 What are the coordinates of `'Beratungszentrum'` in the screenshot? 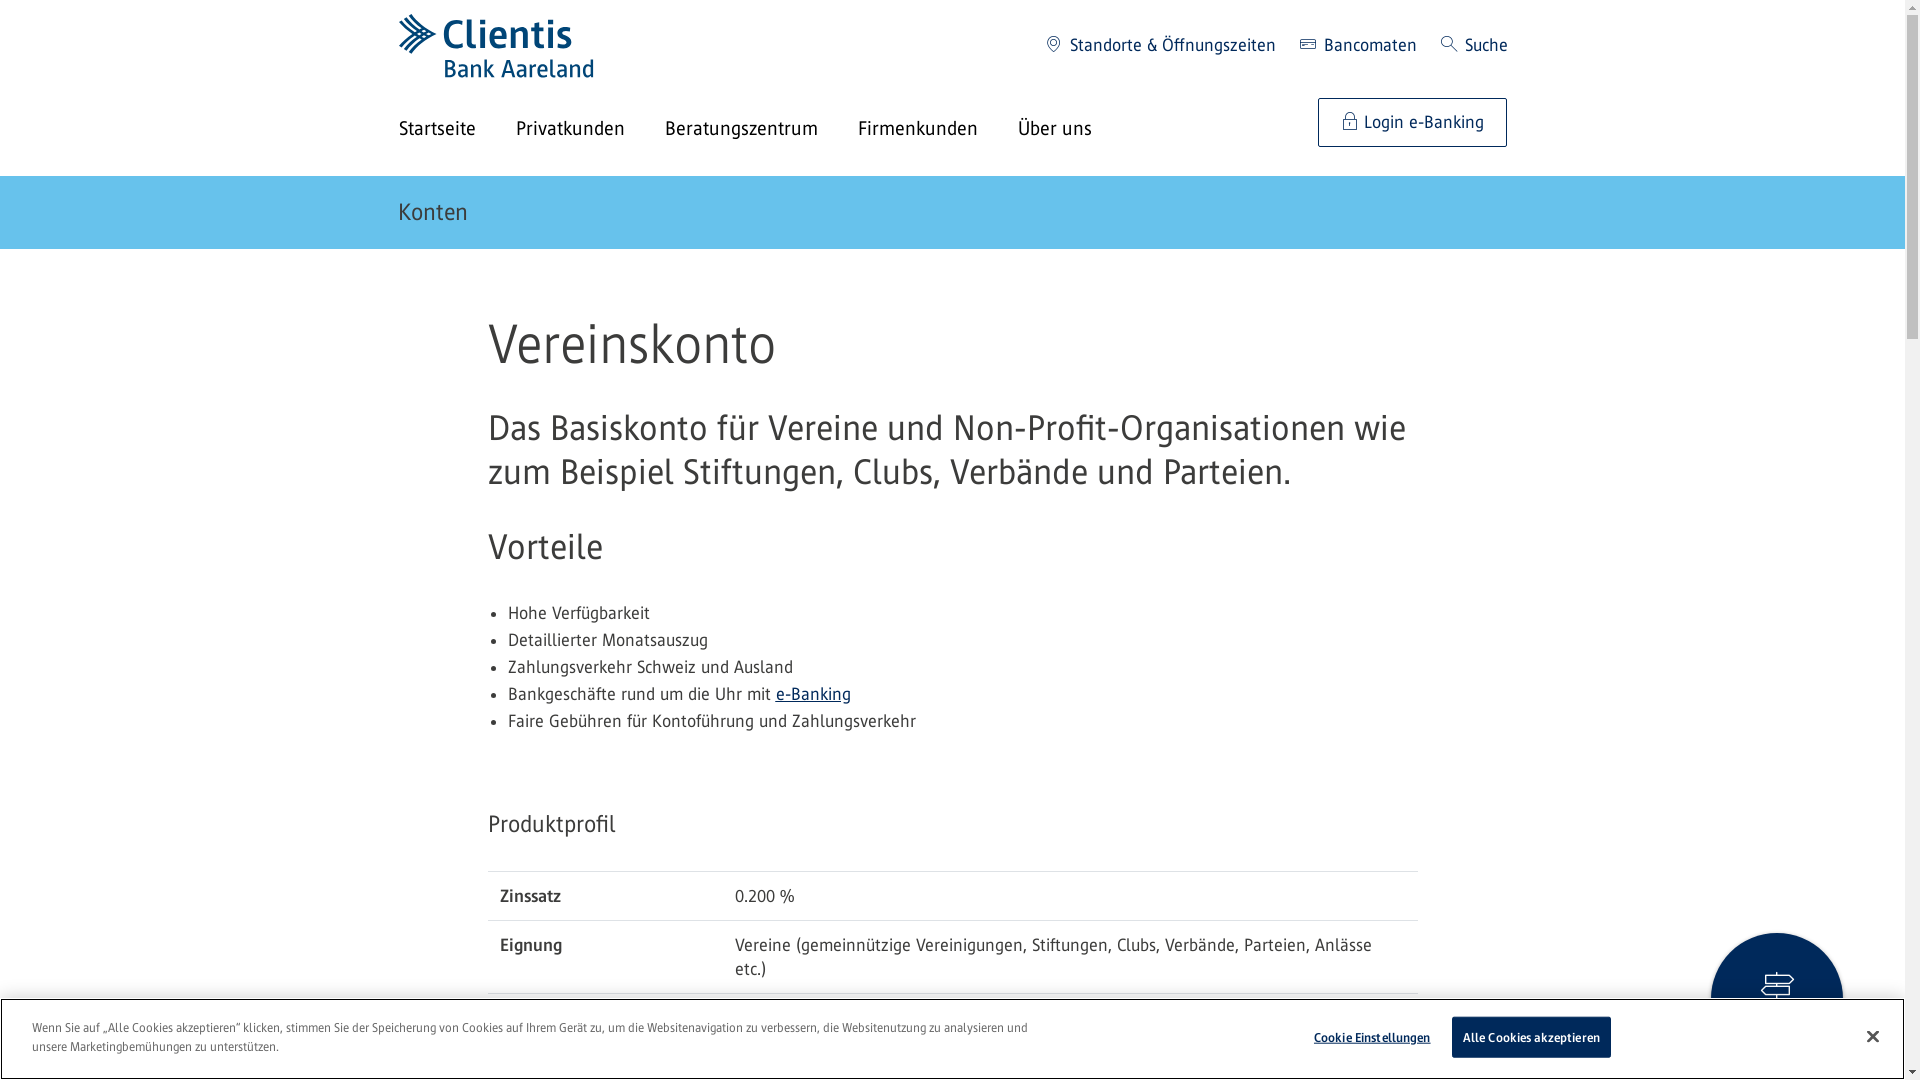 It's located at (759, 130).